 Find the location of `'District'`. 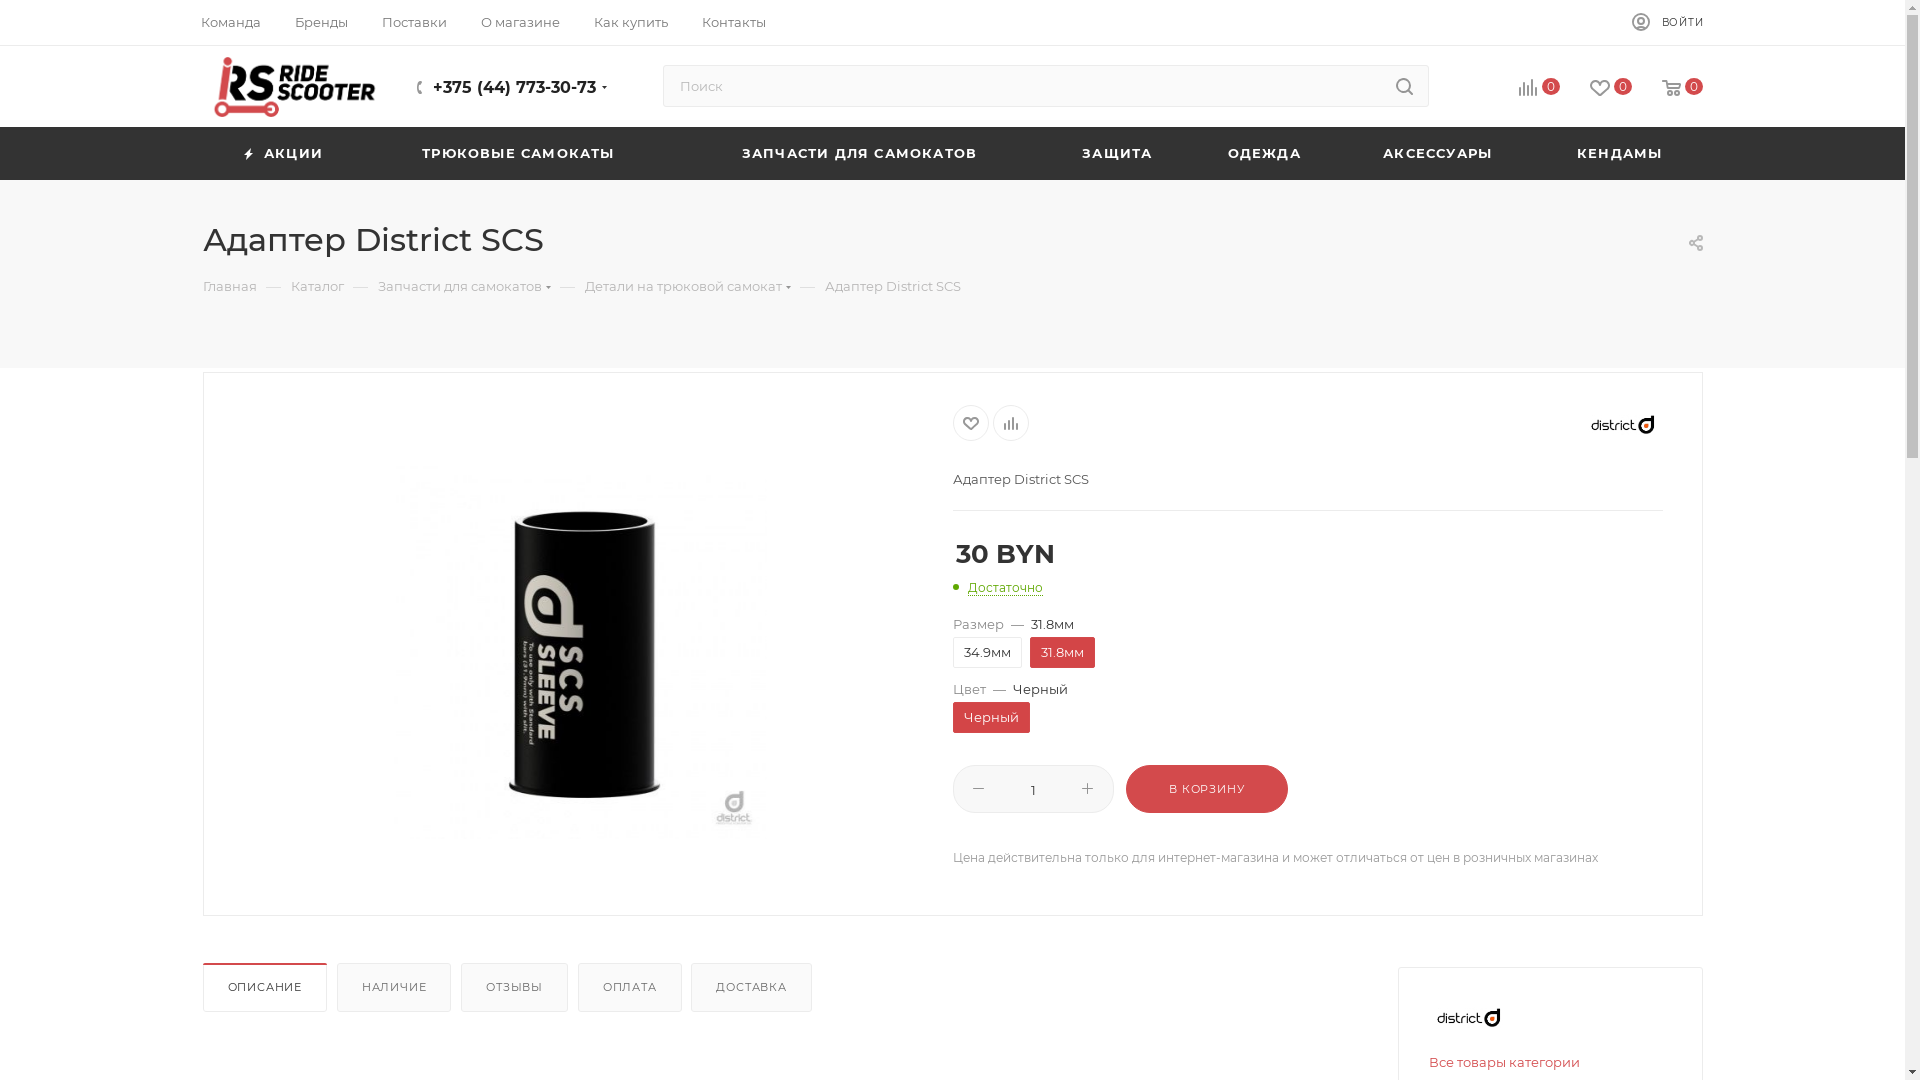

'District' is located at coordinates (1622, 423).